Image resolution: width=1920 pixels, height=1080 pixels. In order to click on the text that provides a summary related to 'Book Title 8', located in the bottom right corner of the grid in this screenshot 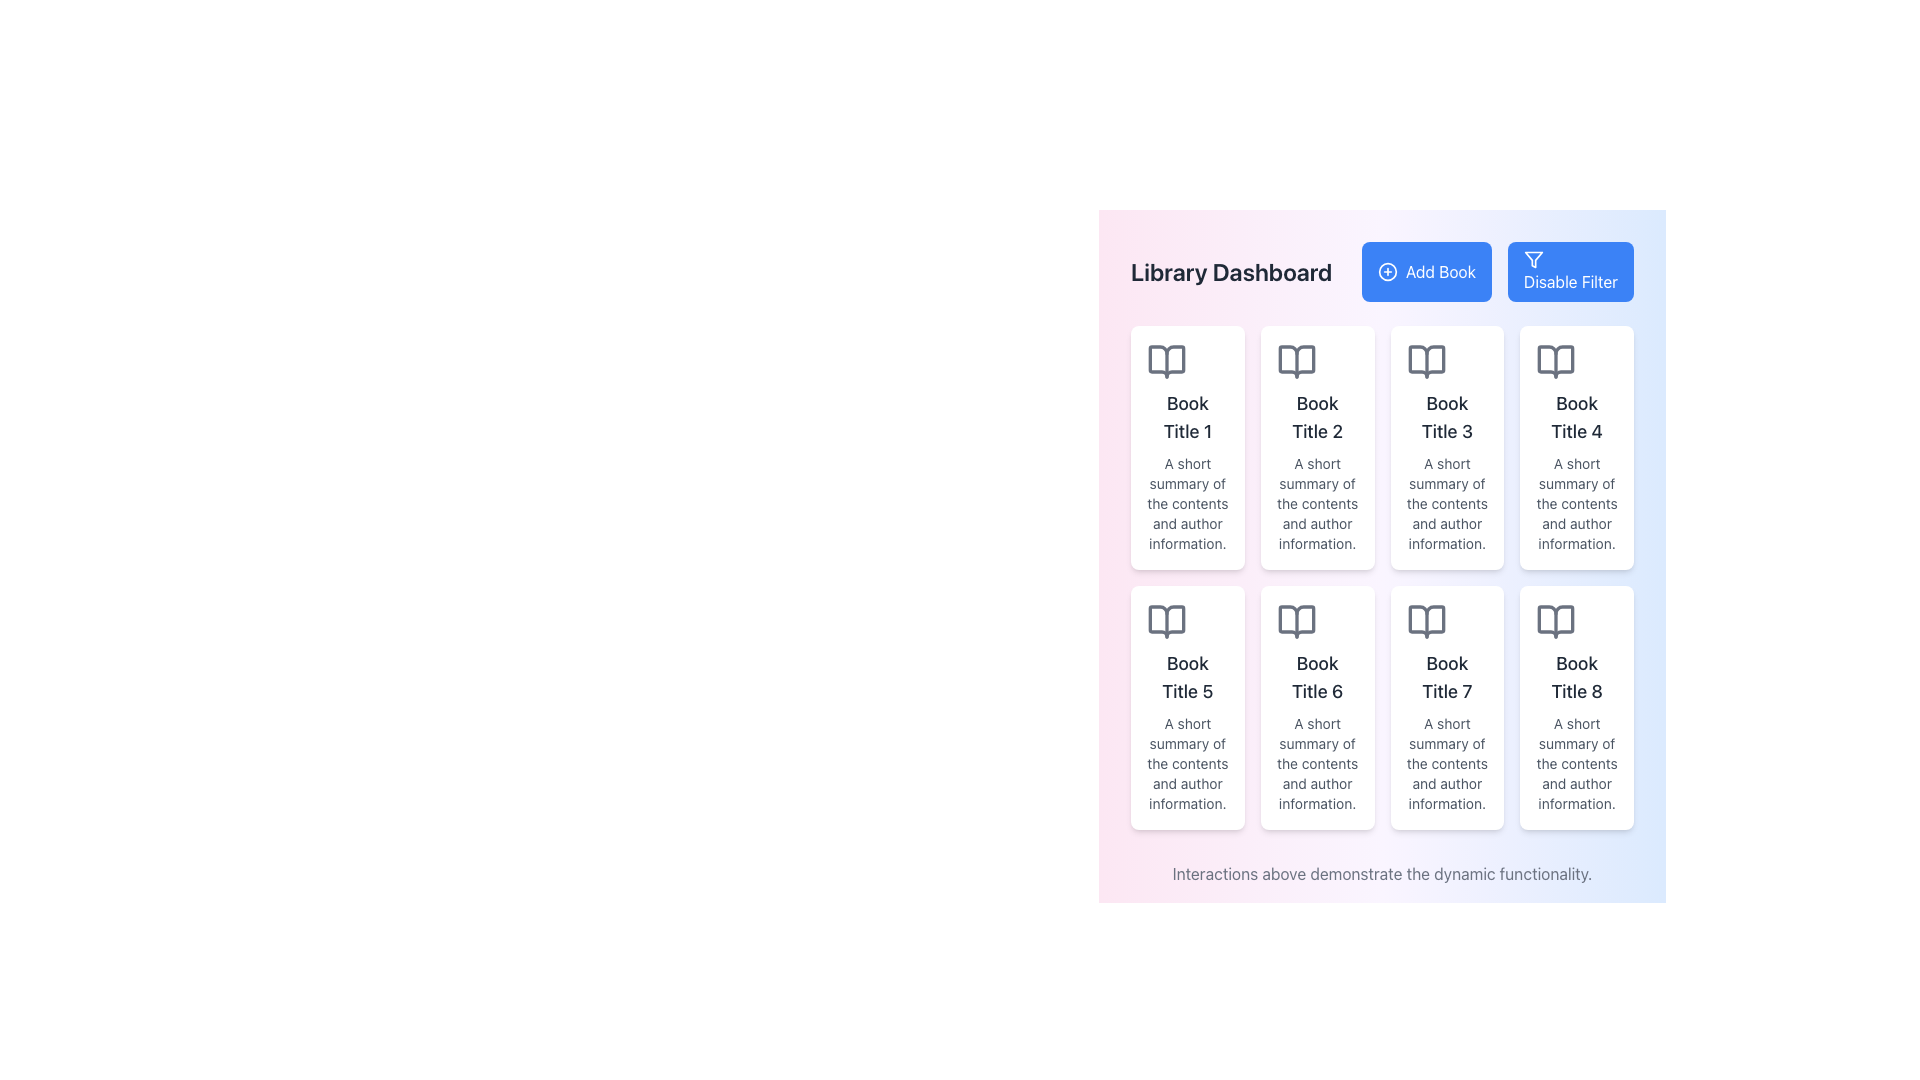, I will do `click(1576, 763)`.